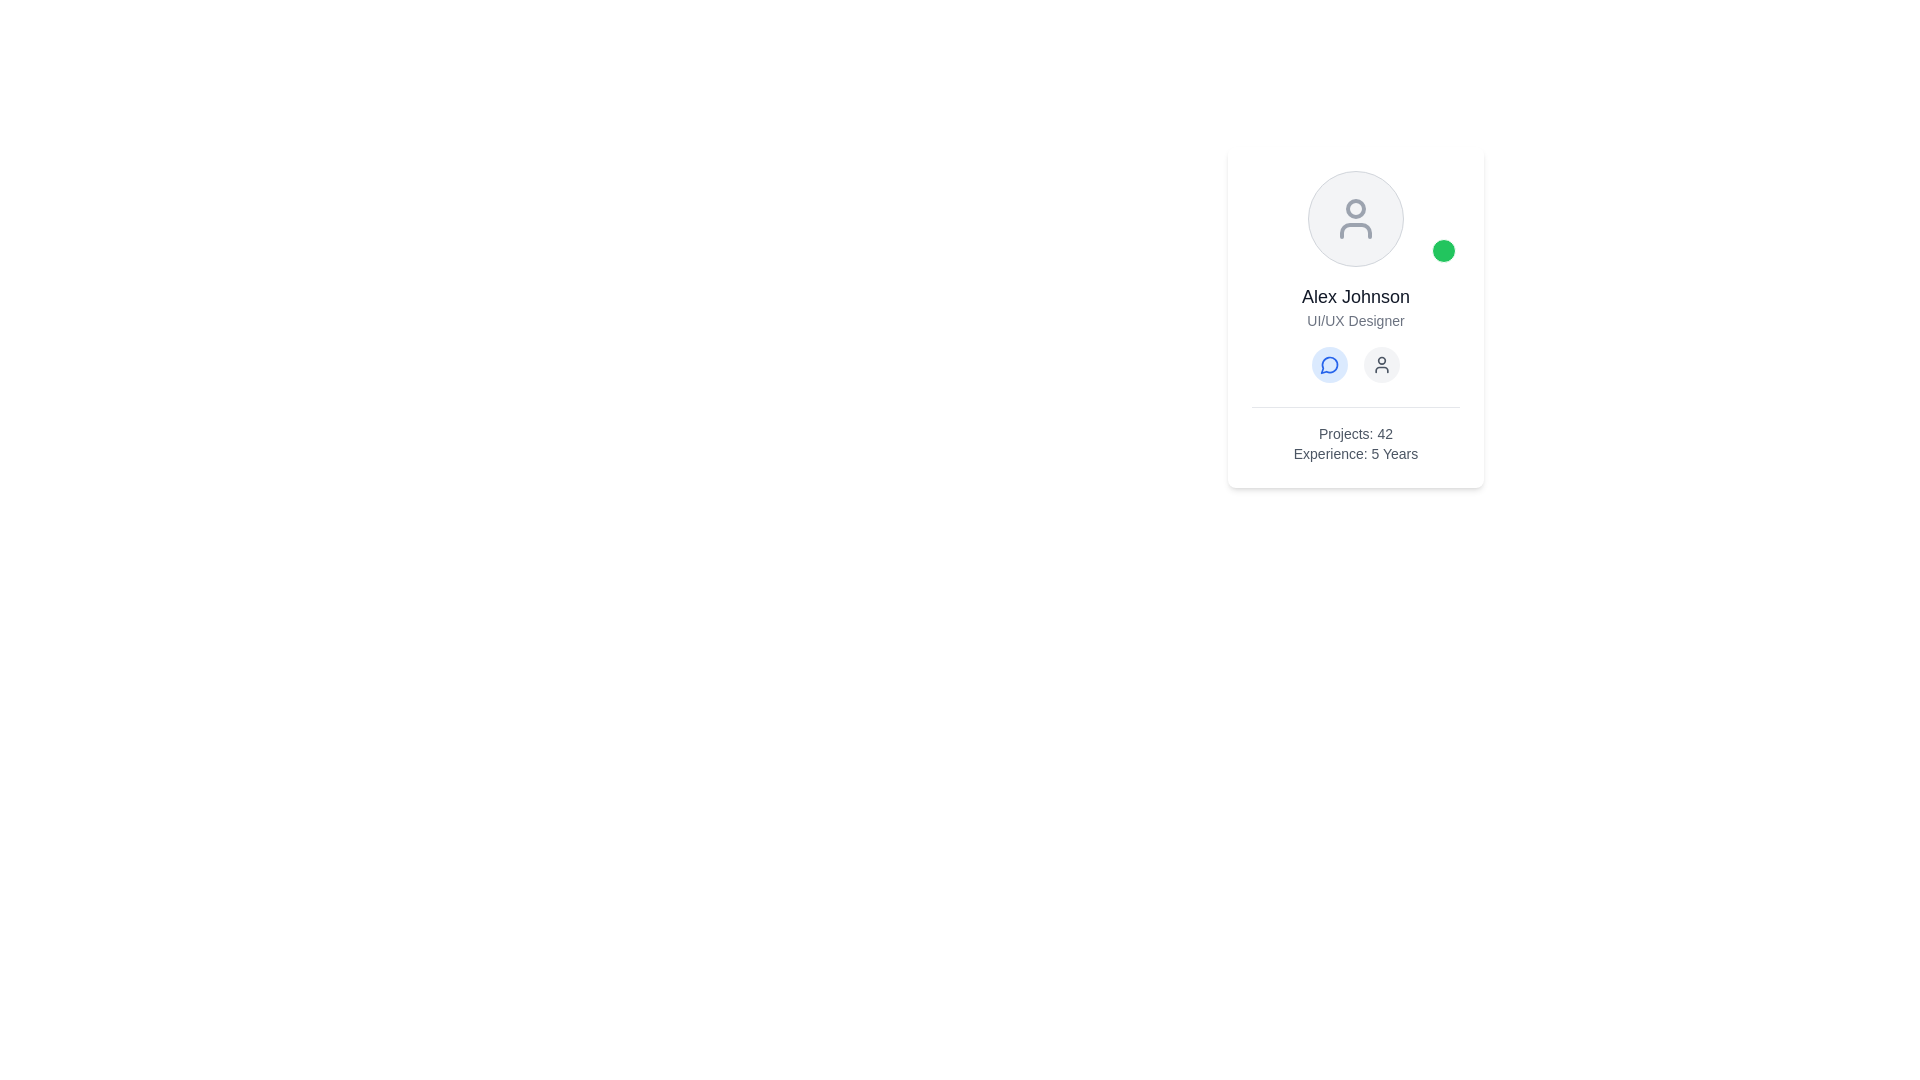 This screenshot has width=1920, height=1080. What do you see at coordinates (1346, 433) in the screenshot?
I see `the text label that indicates the number of projects, located within the profile card, below the user's role description and above the 'Experience:' label` at bounding box center [1346, 433].